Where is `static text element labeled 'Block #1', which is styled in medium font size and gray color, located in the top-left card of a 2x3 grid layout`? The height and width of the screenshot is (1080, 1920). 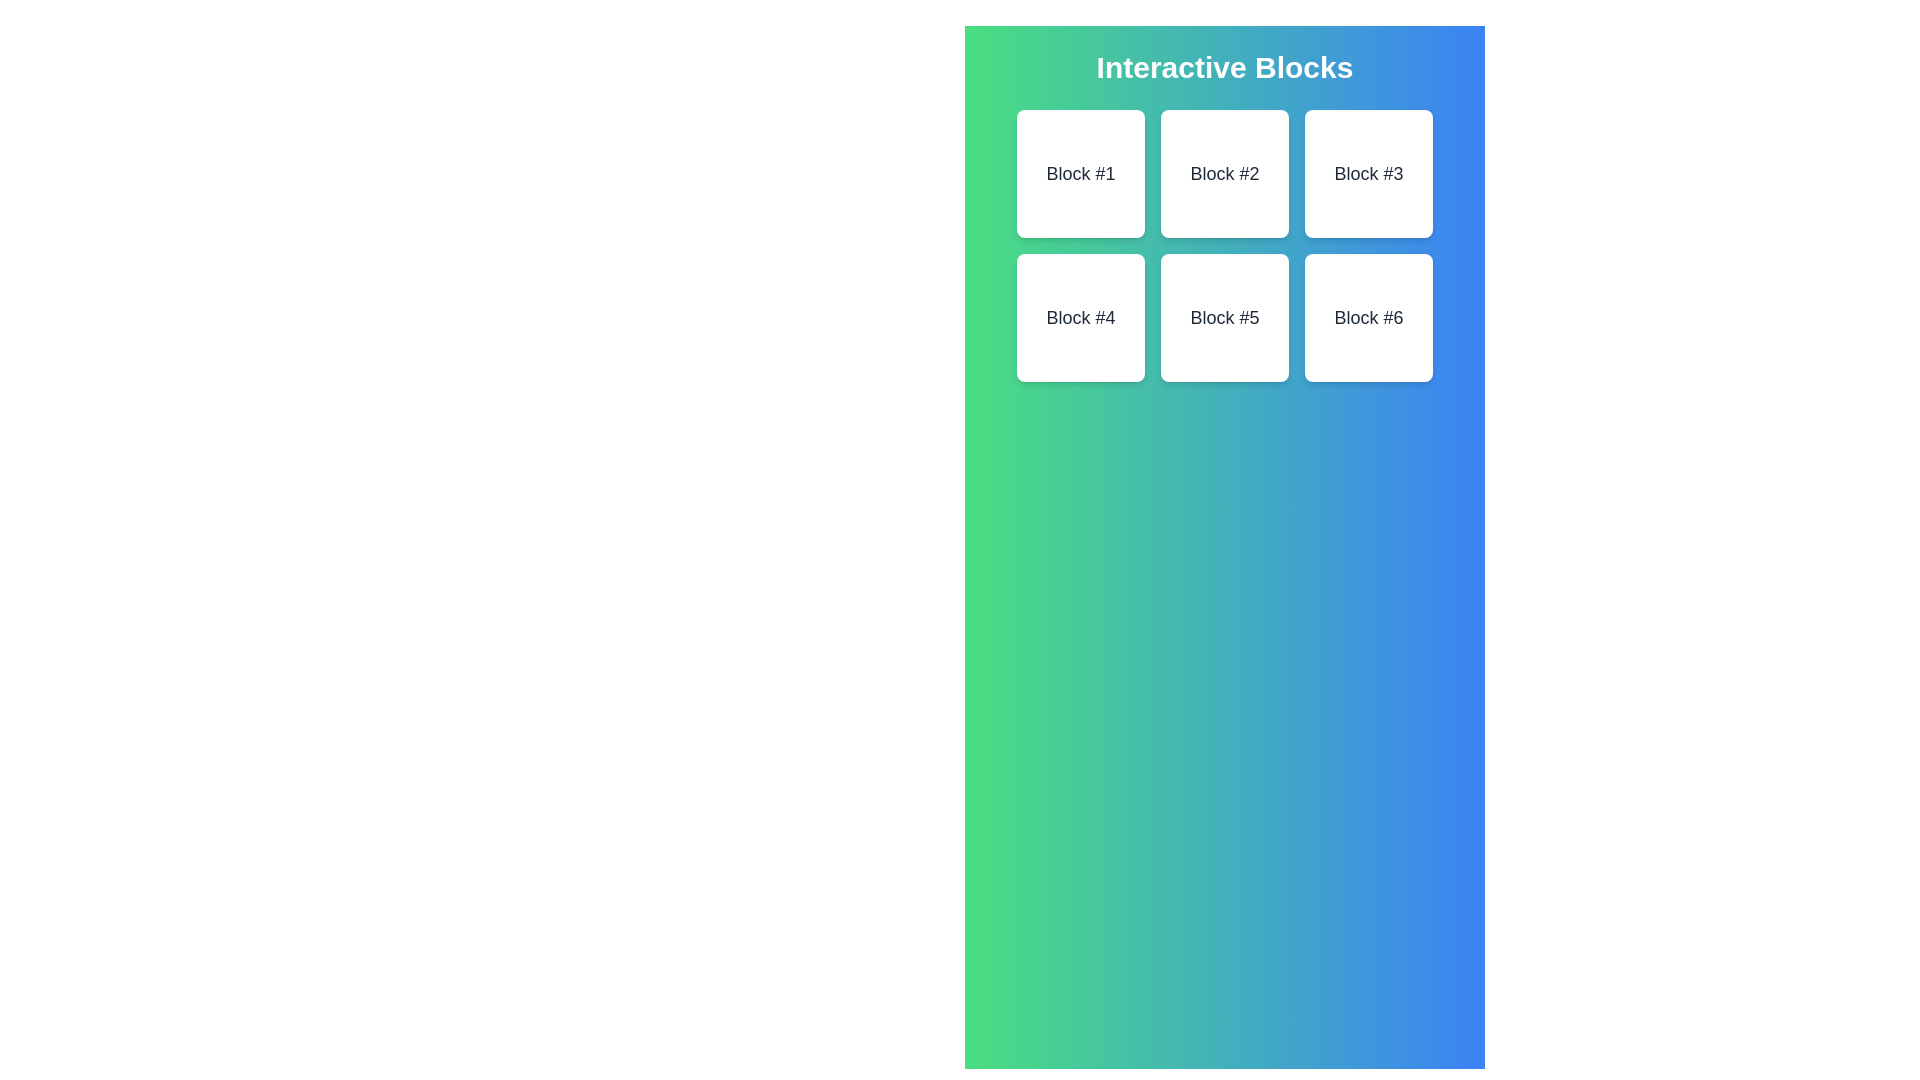
static text element labeled 'Block #1', which is styled in medium font size and gray color, located in the top-left card of a 2x3 grid layout is located at coordinates (1079, 172).